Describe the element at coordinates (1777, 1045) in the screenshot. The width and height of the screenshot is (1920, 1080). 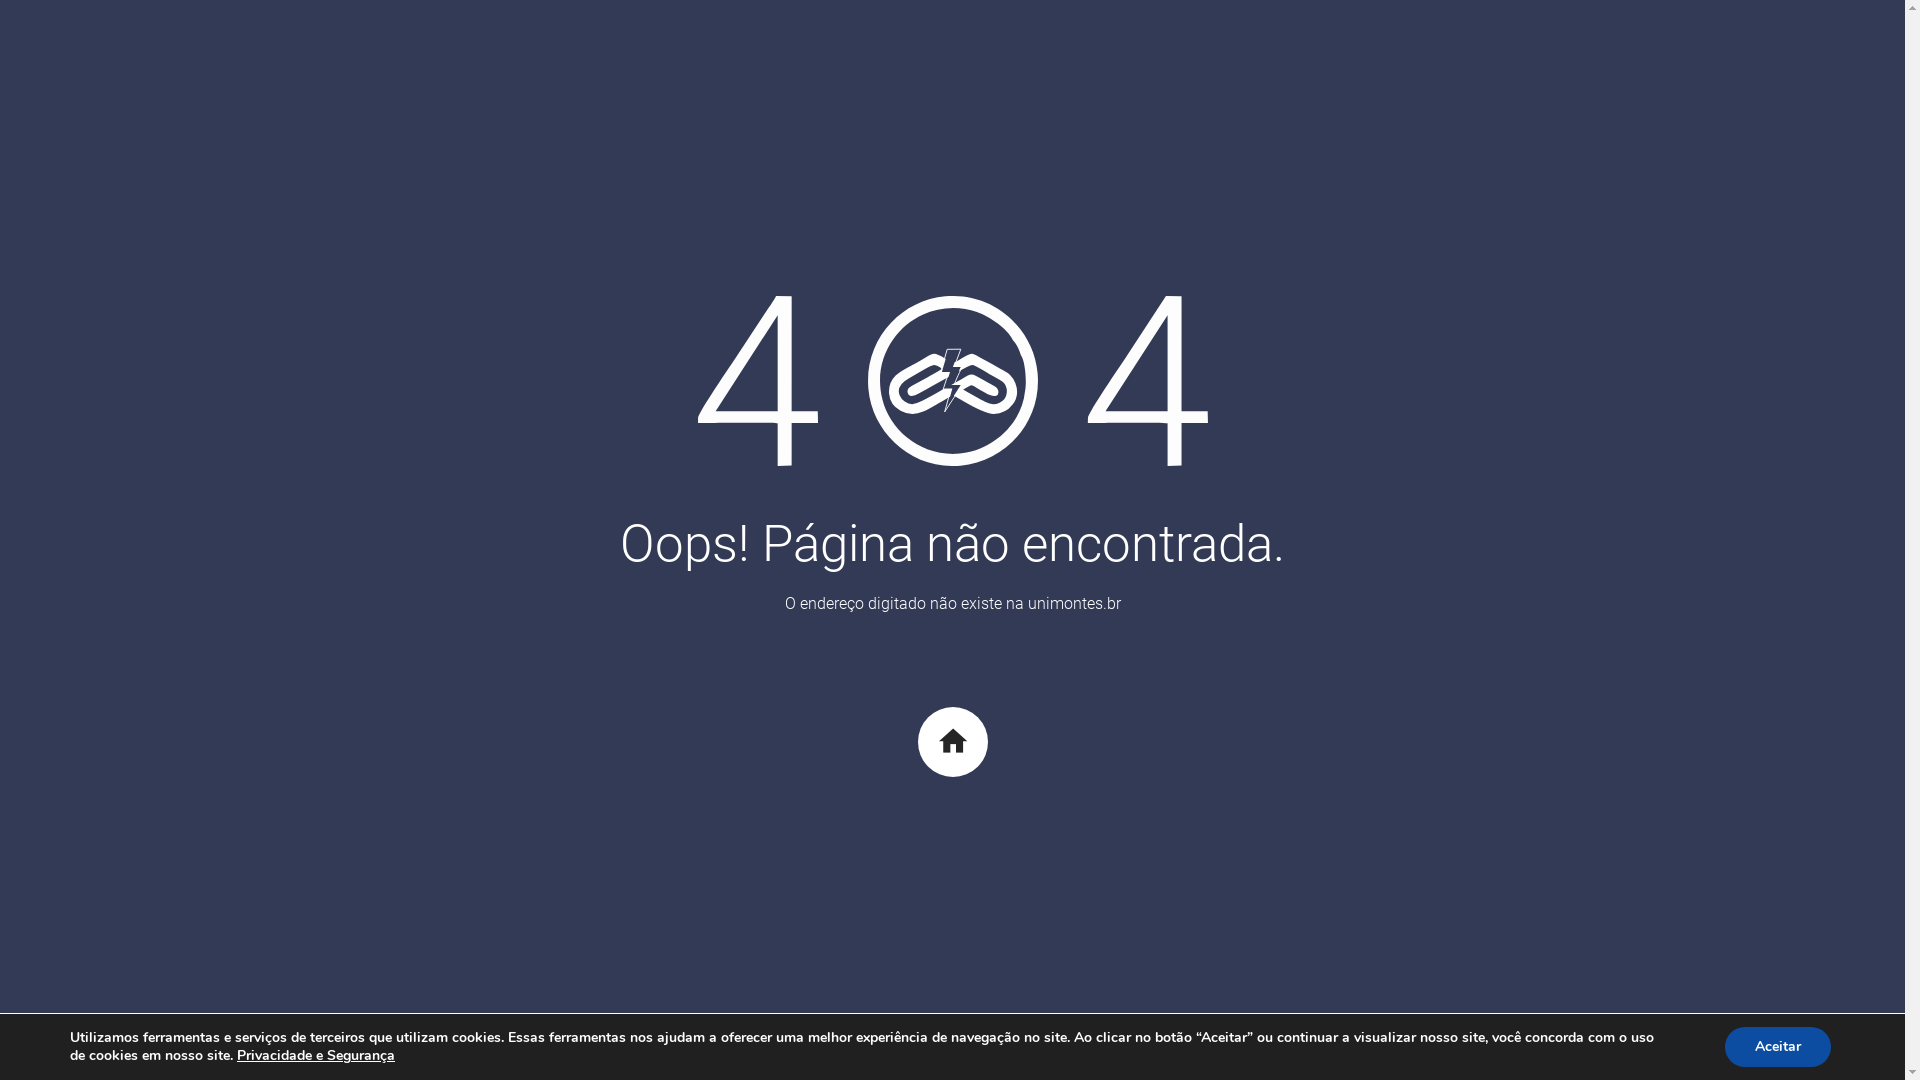
I see `'Aceitar'` at that location.